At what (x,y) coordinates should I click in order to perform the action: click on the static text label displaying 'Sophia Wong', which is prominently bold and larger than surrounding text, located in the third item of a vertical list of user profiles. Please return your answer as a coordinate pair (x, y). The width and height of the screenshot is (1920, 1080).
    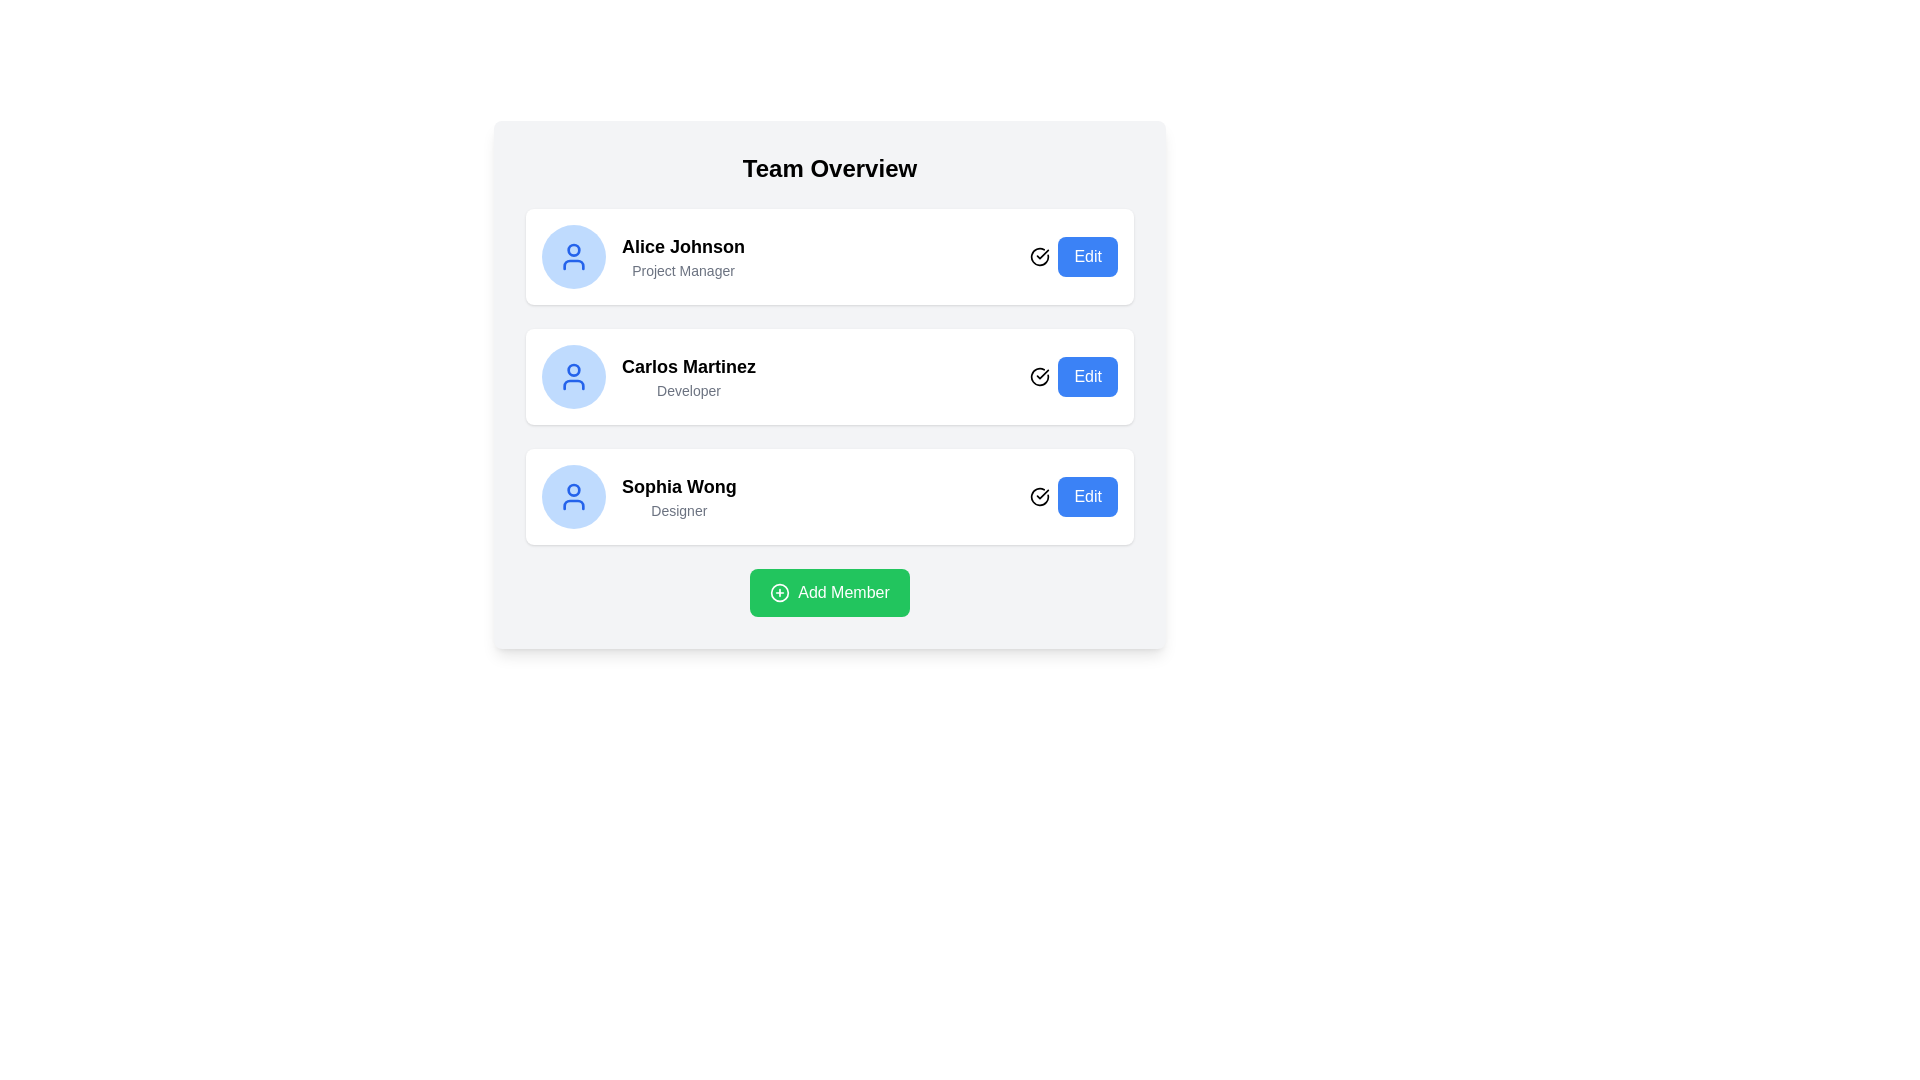
    Looking at the image, I should click on (679, 486).